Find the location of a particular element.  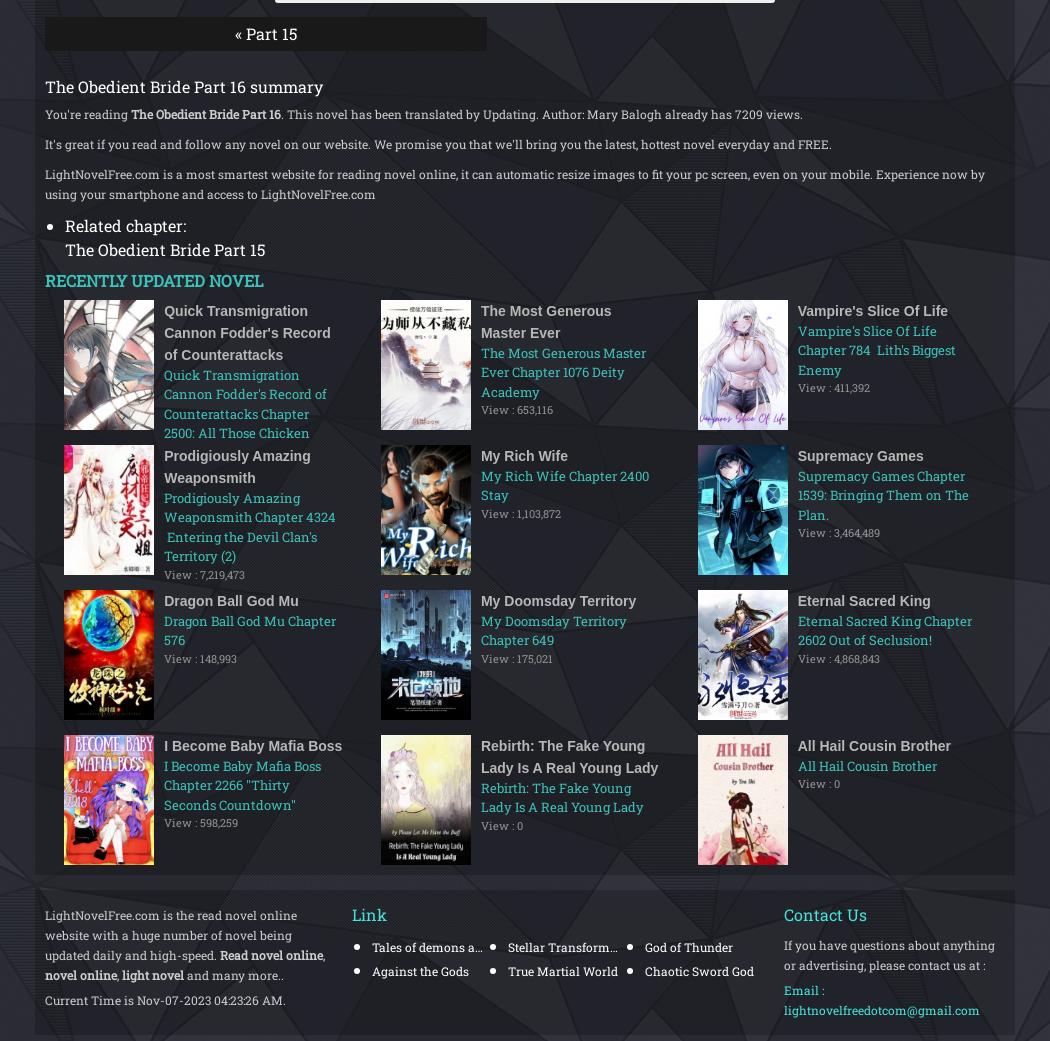

'Prodigiously Amazing Weaponsmith' is located at coordinates (236, 464).